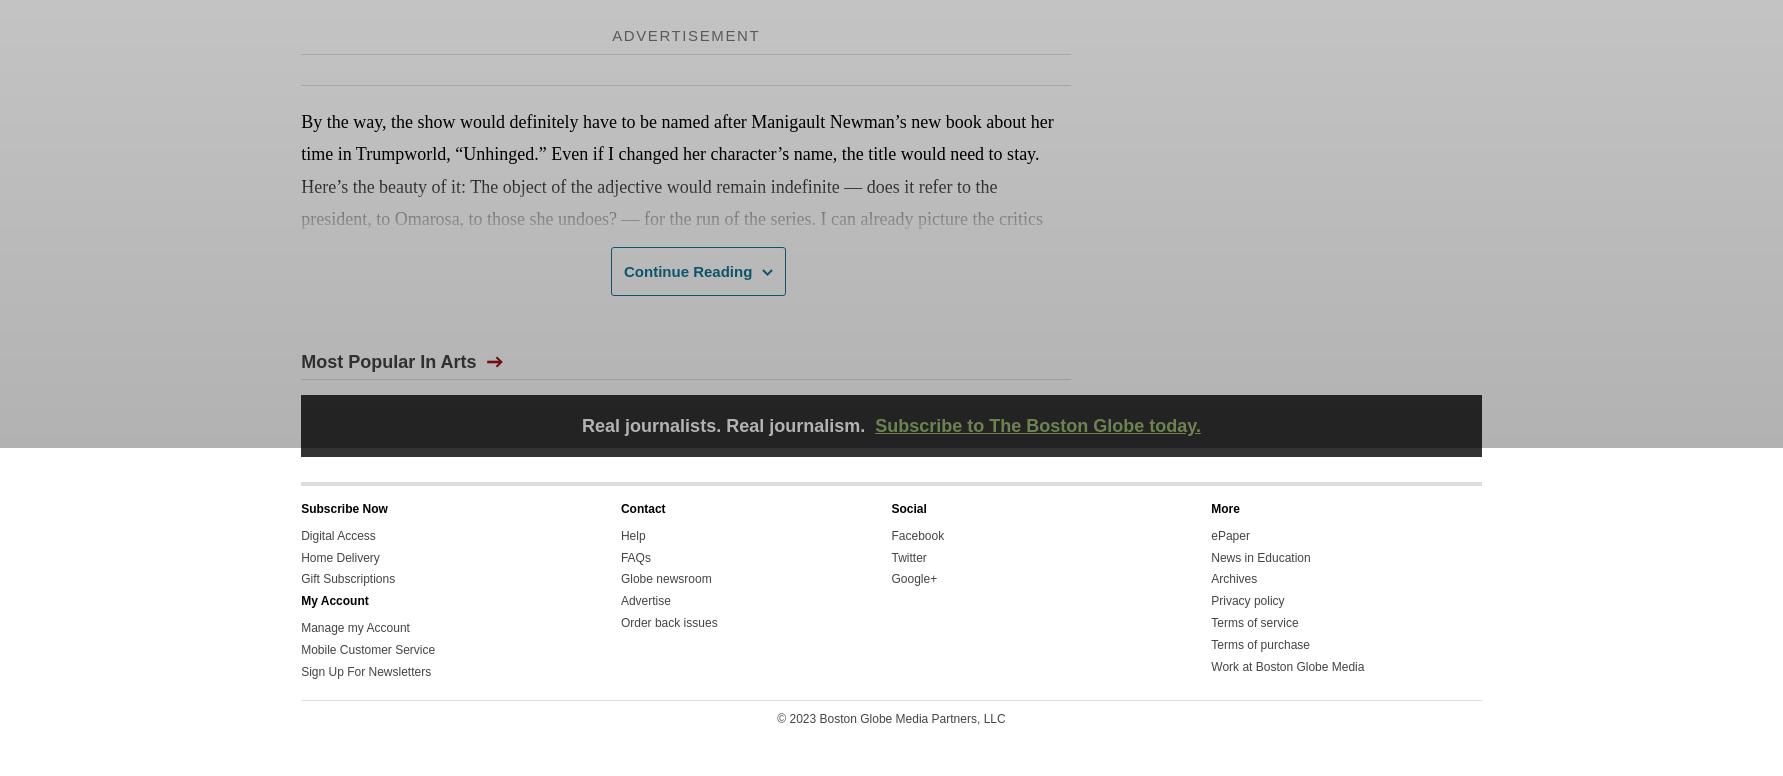 The width and height of the screenshot is (1783, 776). Describe the element at coordinates (347, 577) in the screenshot. I see `'Gift Subscriptions'` at that location.